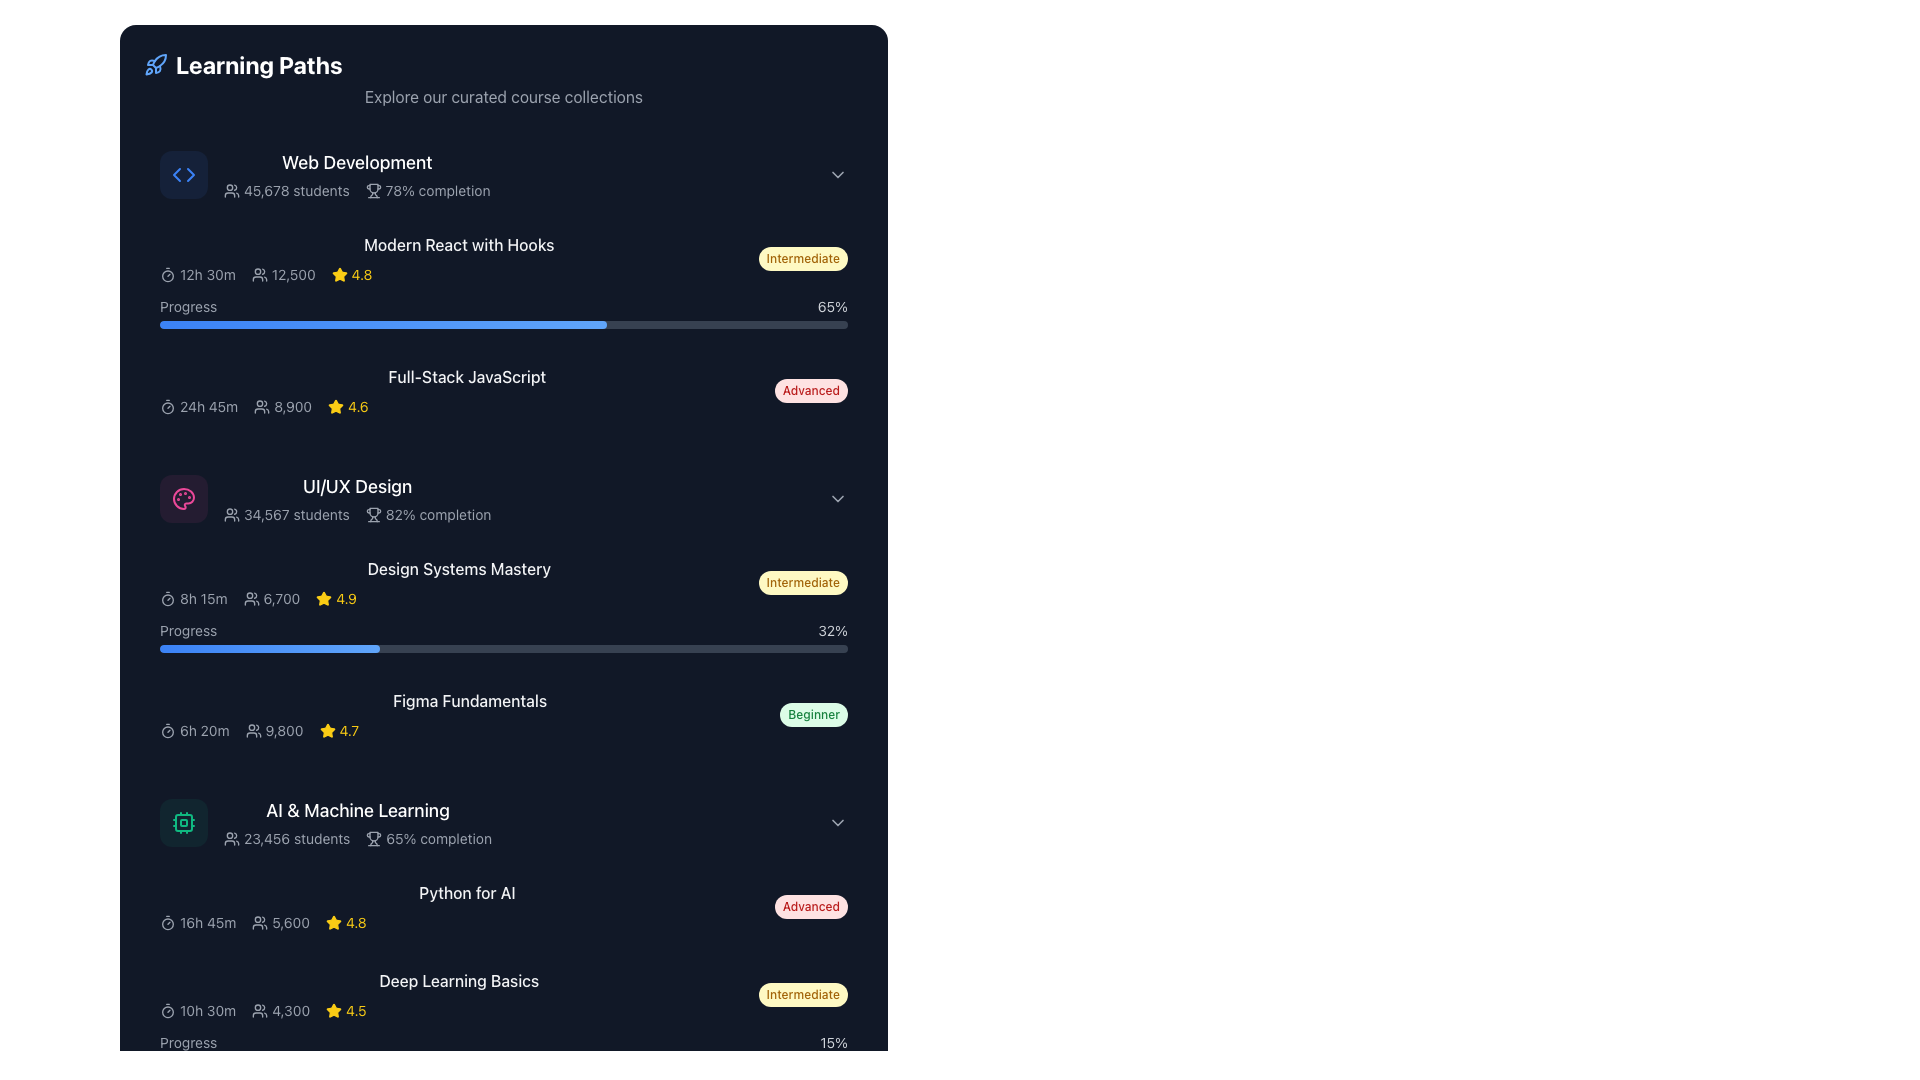 The image size is (1920, 1080). Describe the element at coordinates (814, 713) in the screenshot. I see `the badge indicating the skill level 'Beginner' for the 'Figma Fundamentals' course in the 'Learning Paths' section` at that location.